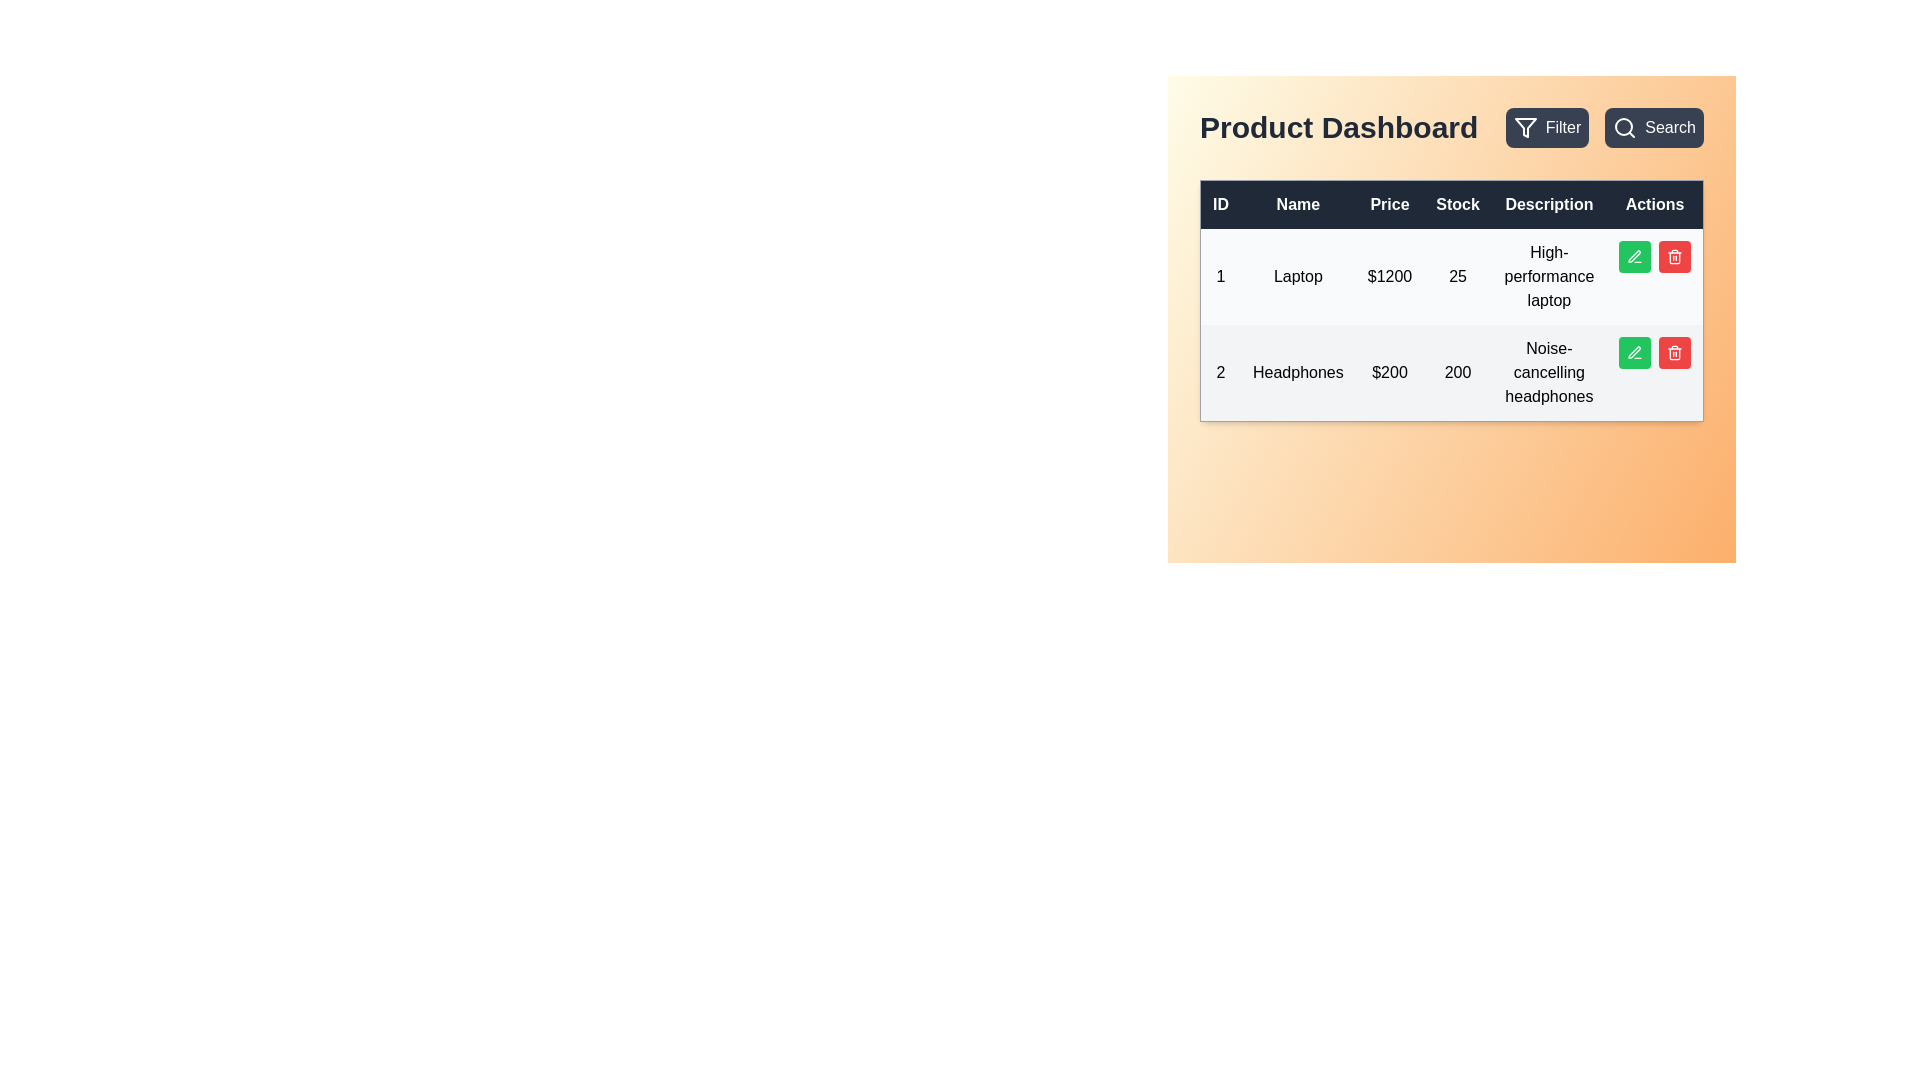  What do you see at coordinates (1219, 373) in the screenshot?
I see `the bold black numeral '2' displayed on a white background in the 'ID' column of the second row of the data table` at bounding box center [1219, 373].